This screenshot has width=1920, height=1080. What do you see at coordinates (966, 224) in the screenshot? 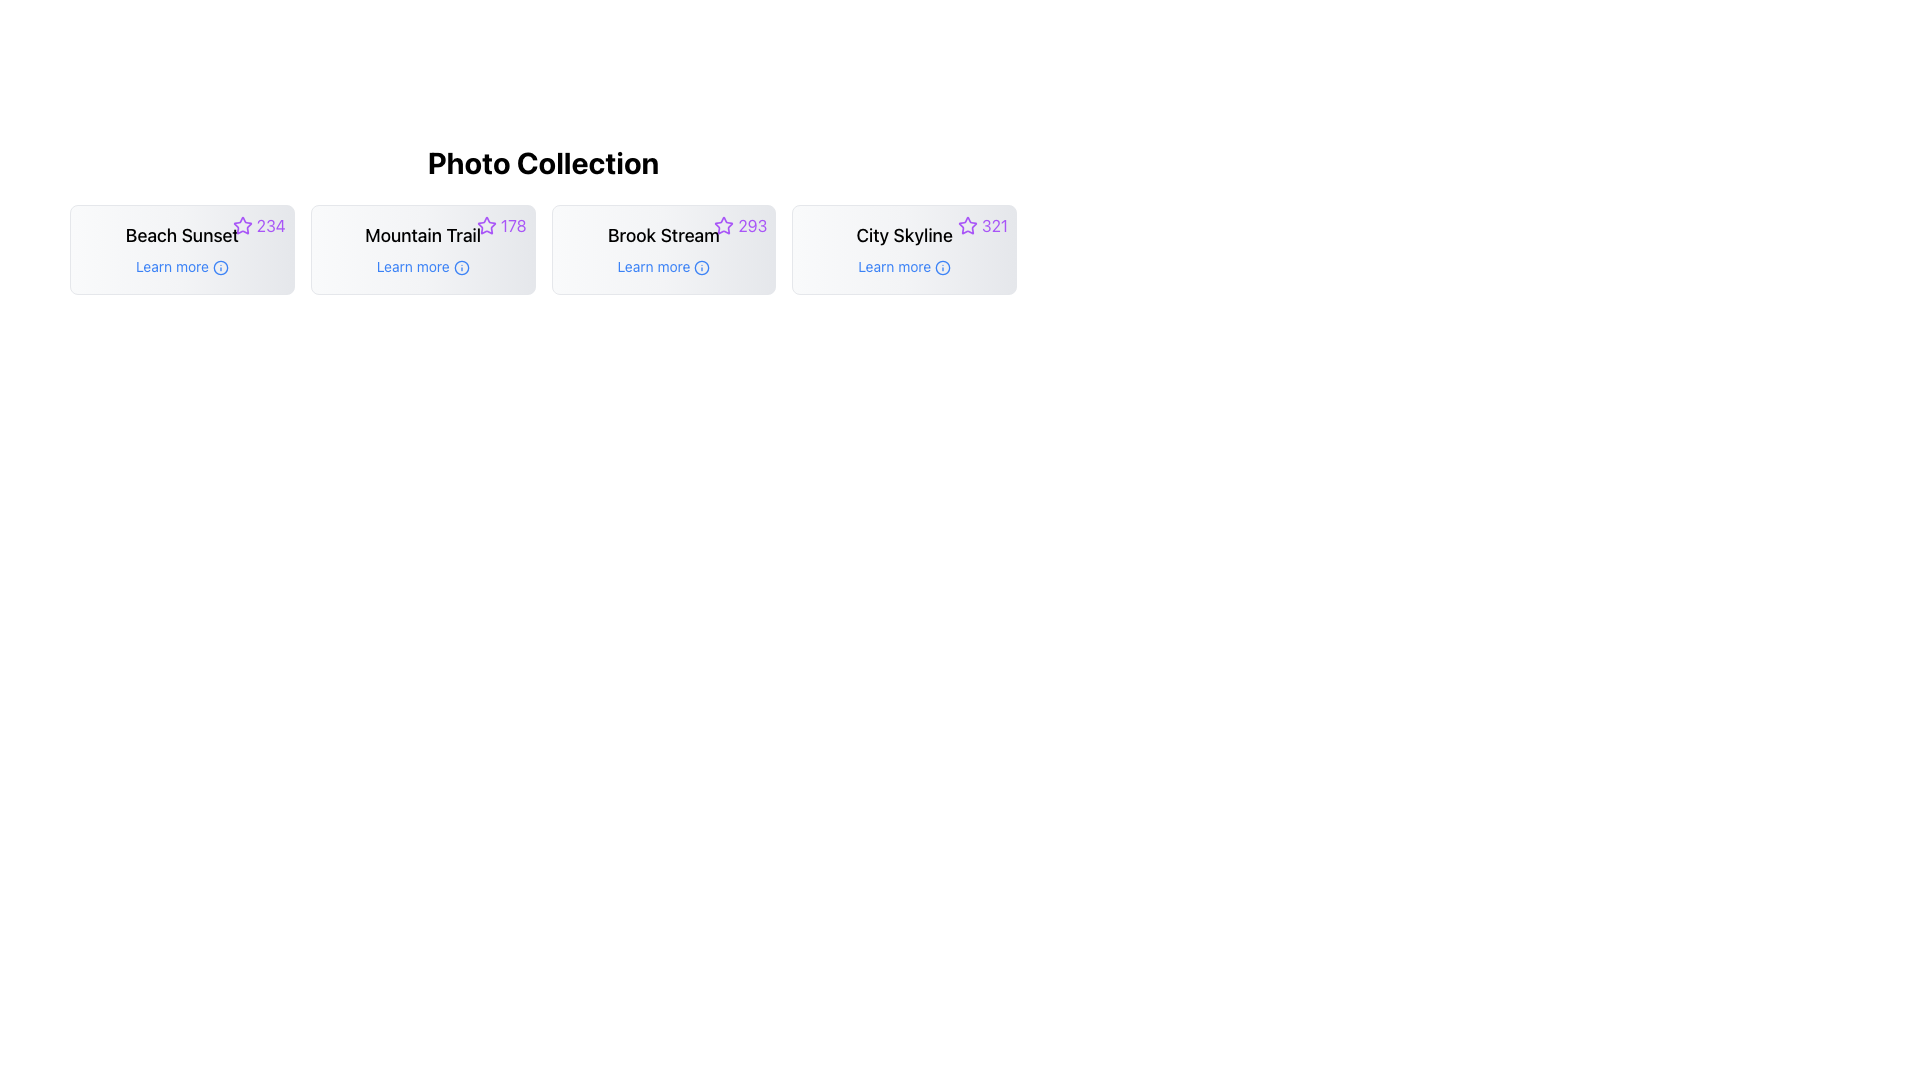
I see `the star icon in the top-right corner of the 'City Skyline' photo collection to provide a rating` at bounding box center [966, 224].